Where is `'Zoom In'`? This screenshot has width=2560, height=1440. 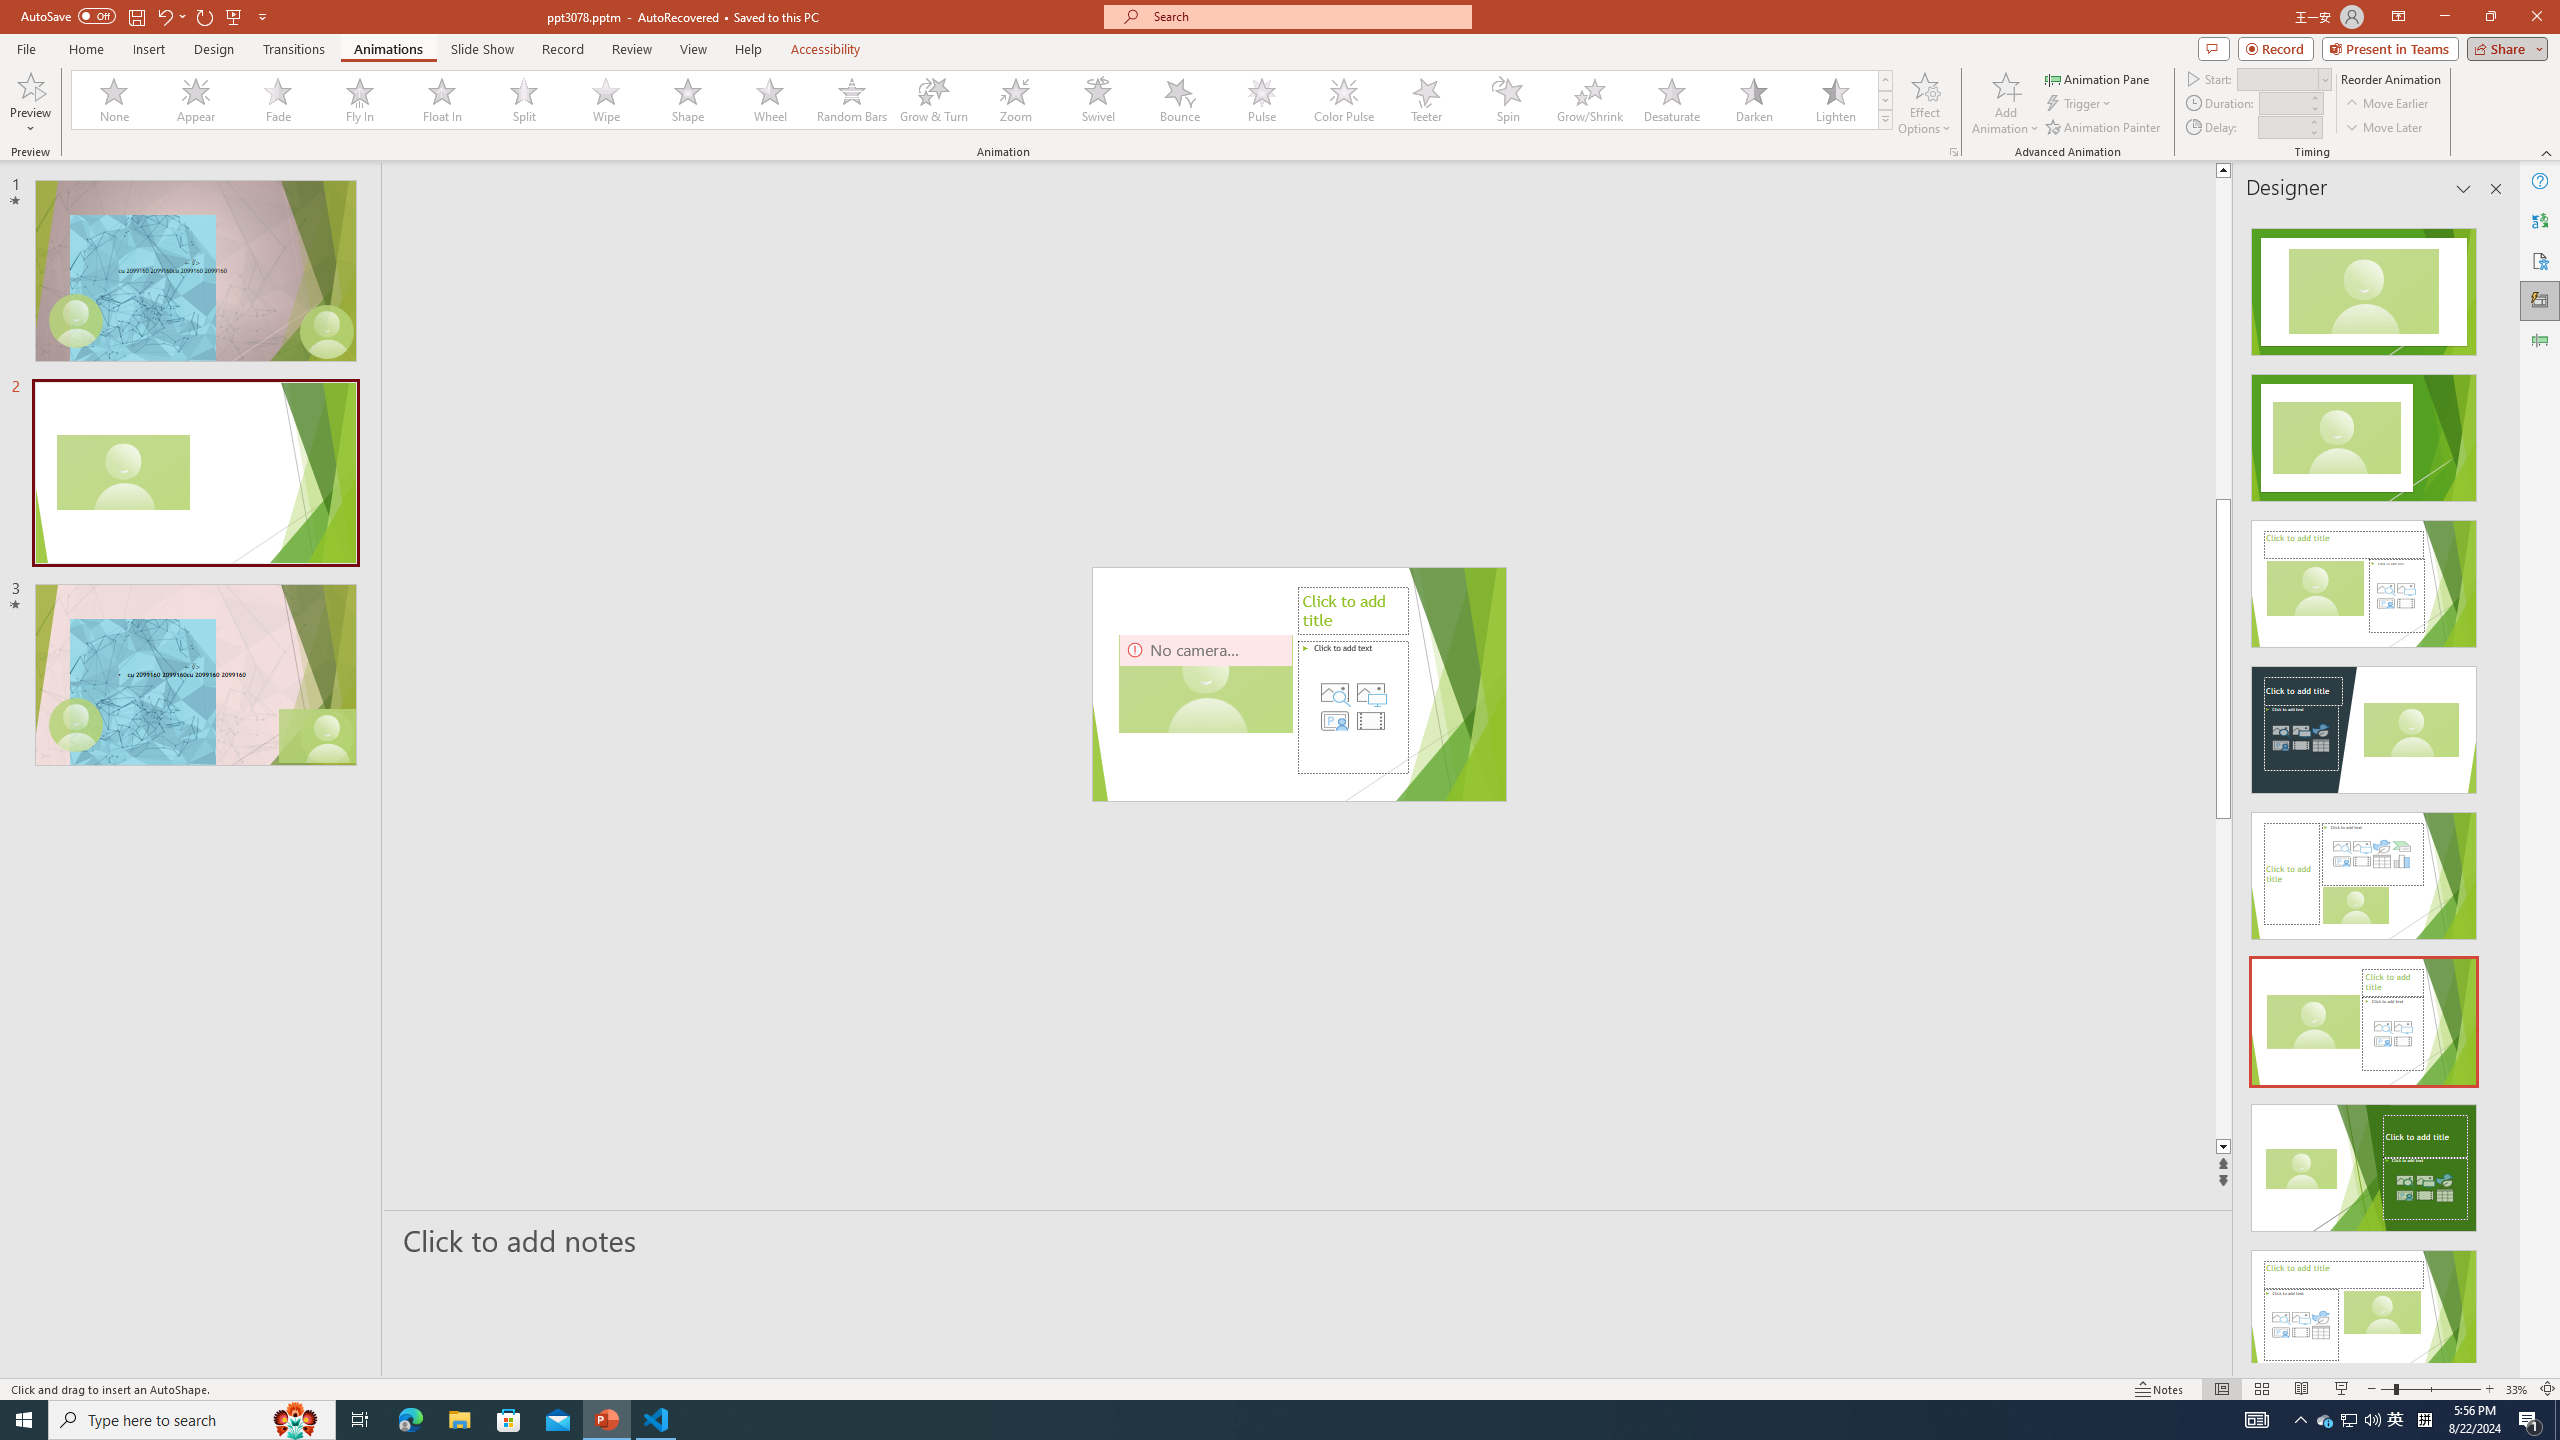 'Zoom In' is located at coordinates (2488, 1389).